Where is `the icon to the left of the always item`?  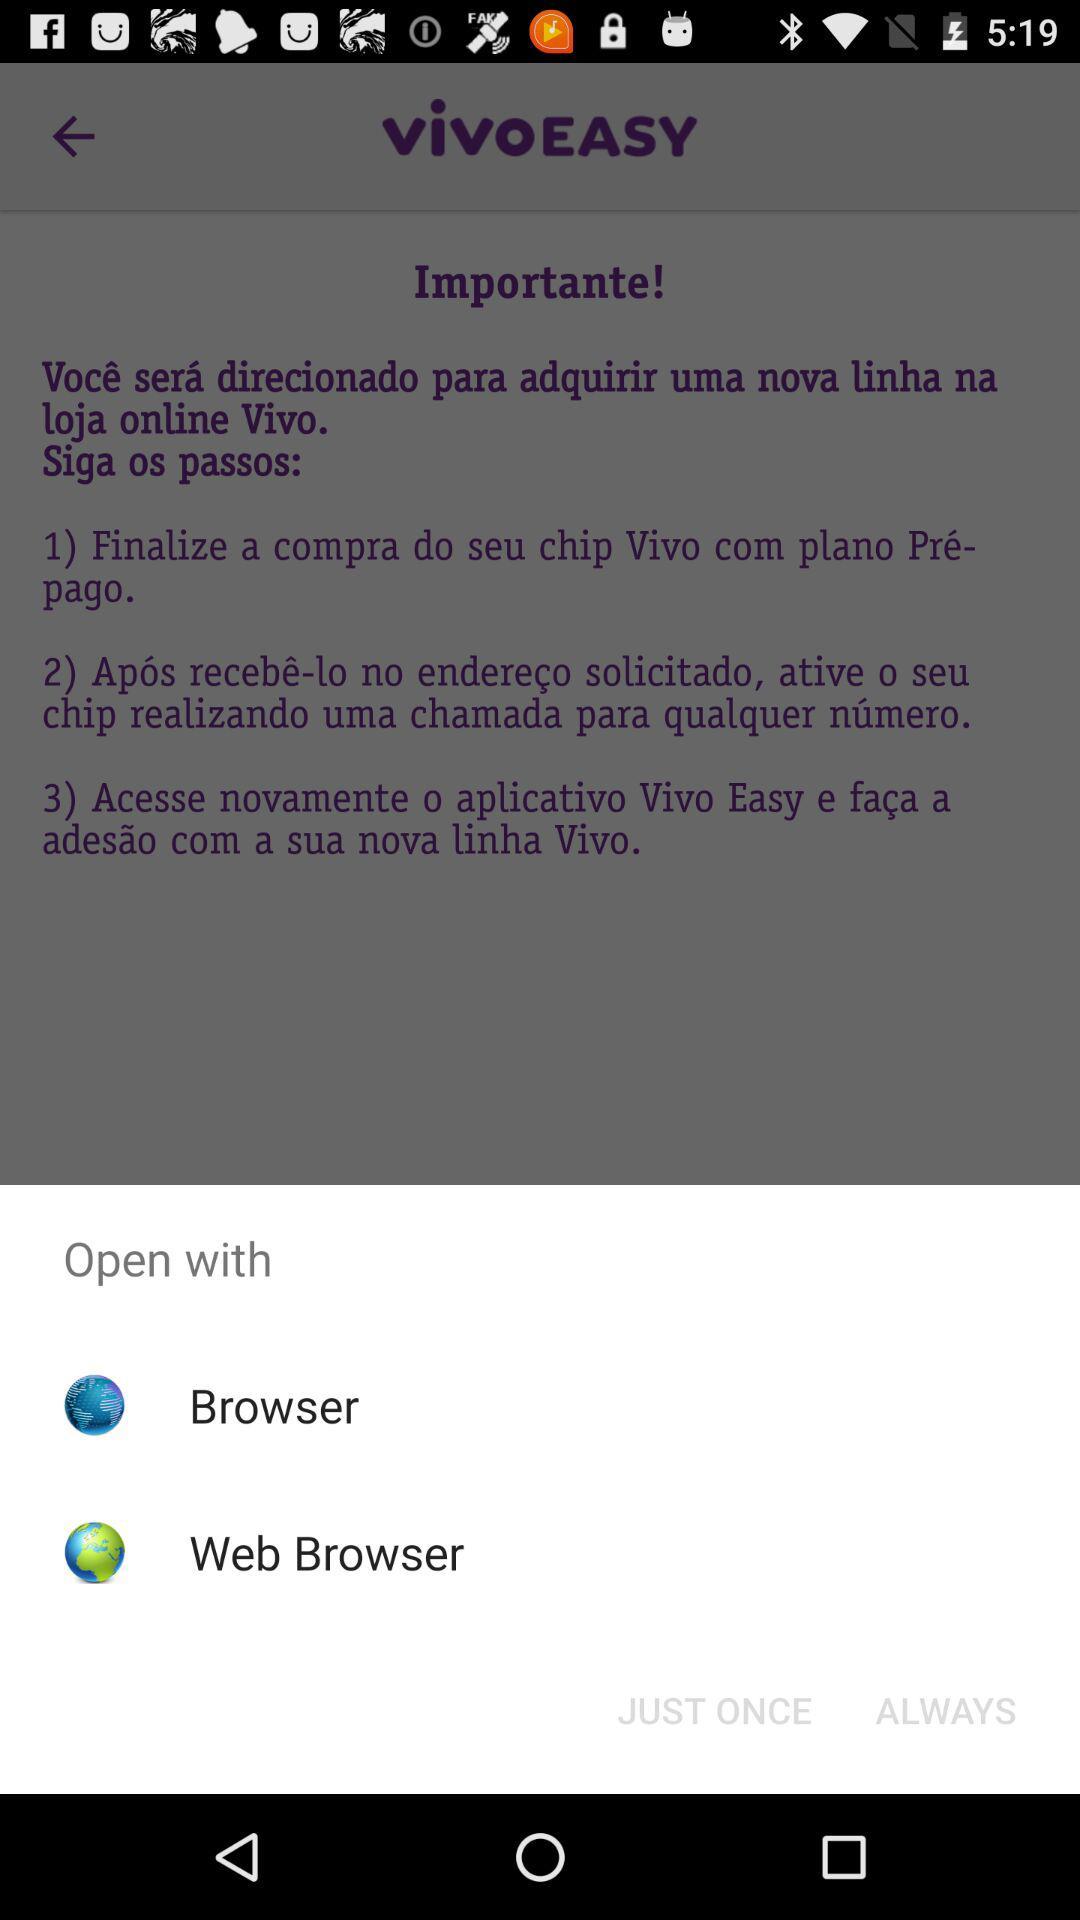
the icon to the left of the always item is located at coordinates (713, 1708).